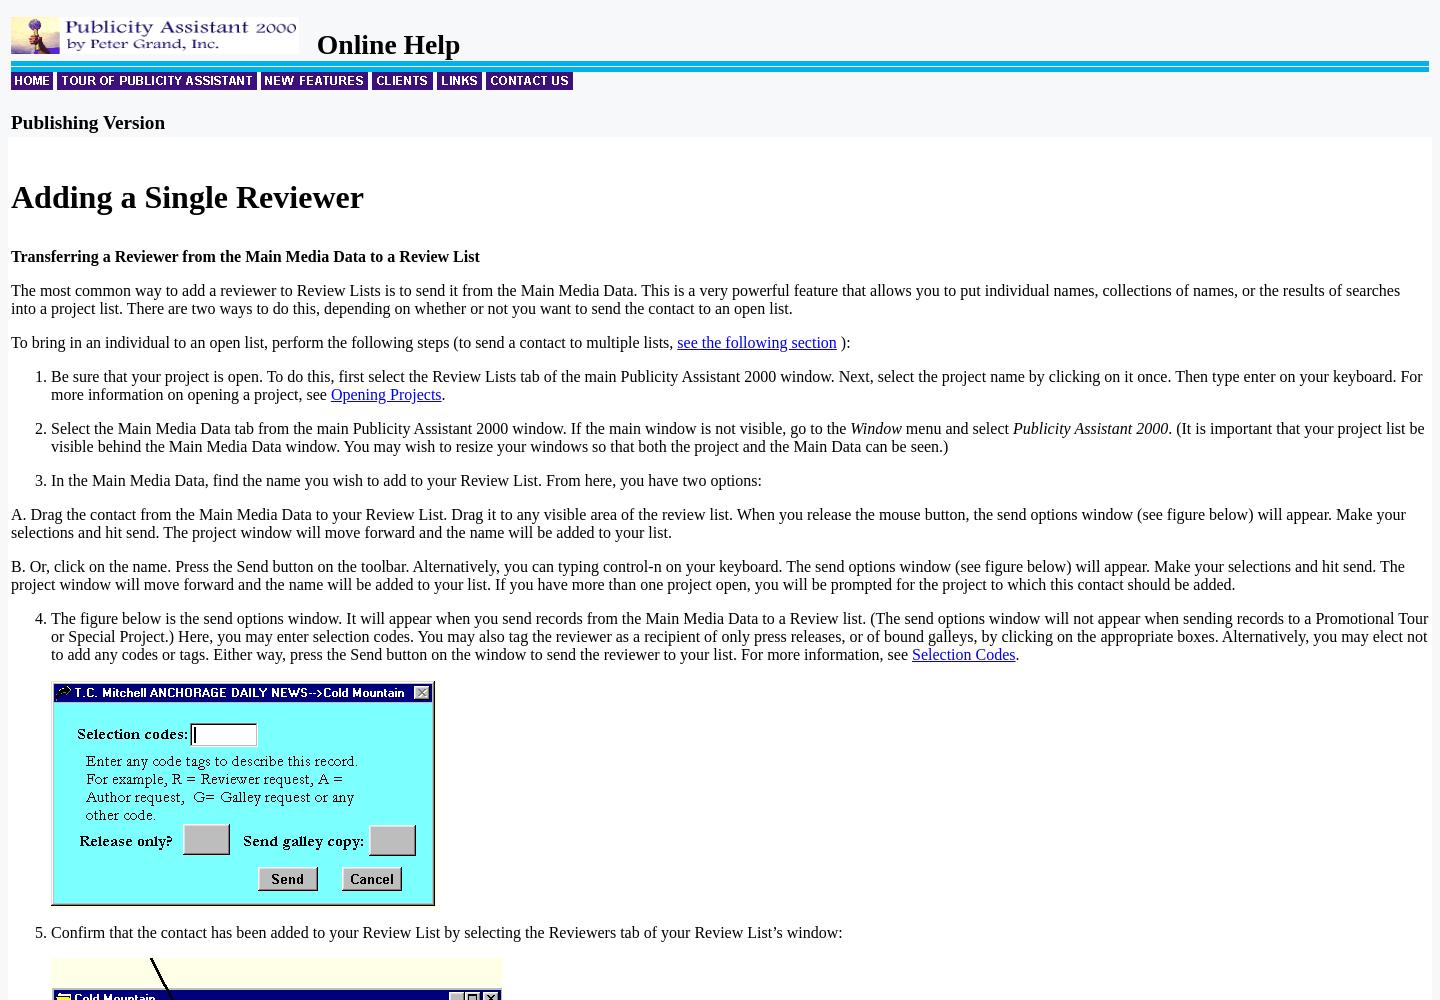  Describe the element at coordinates (841, 341) in the screenshot. I see `'):'` at that location.